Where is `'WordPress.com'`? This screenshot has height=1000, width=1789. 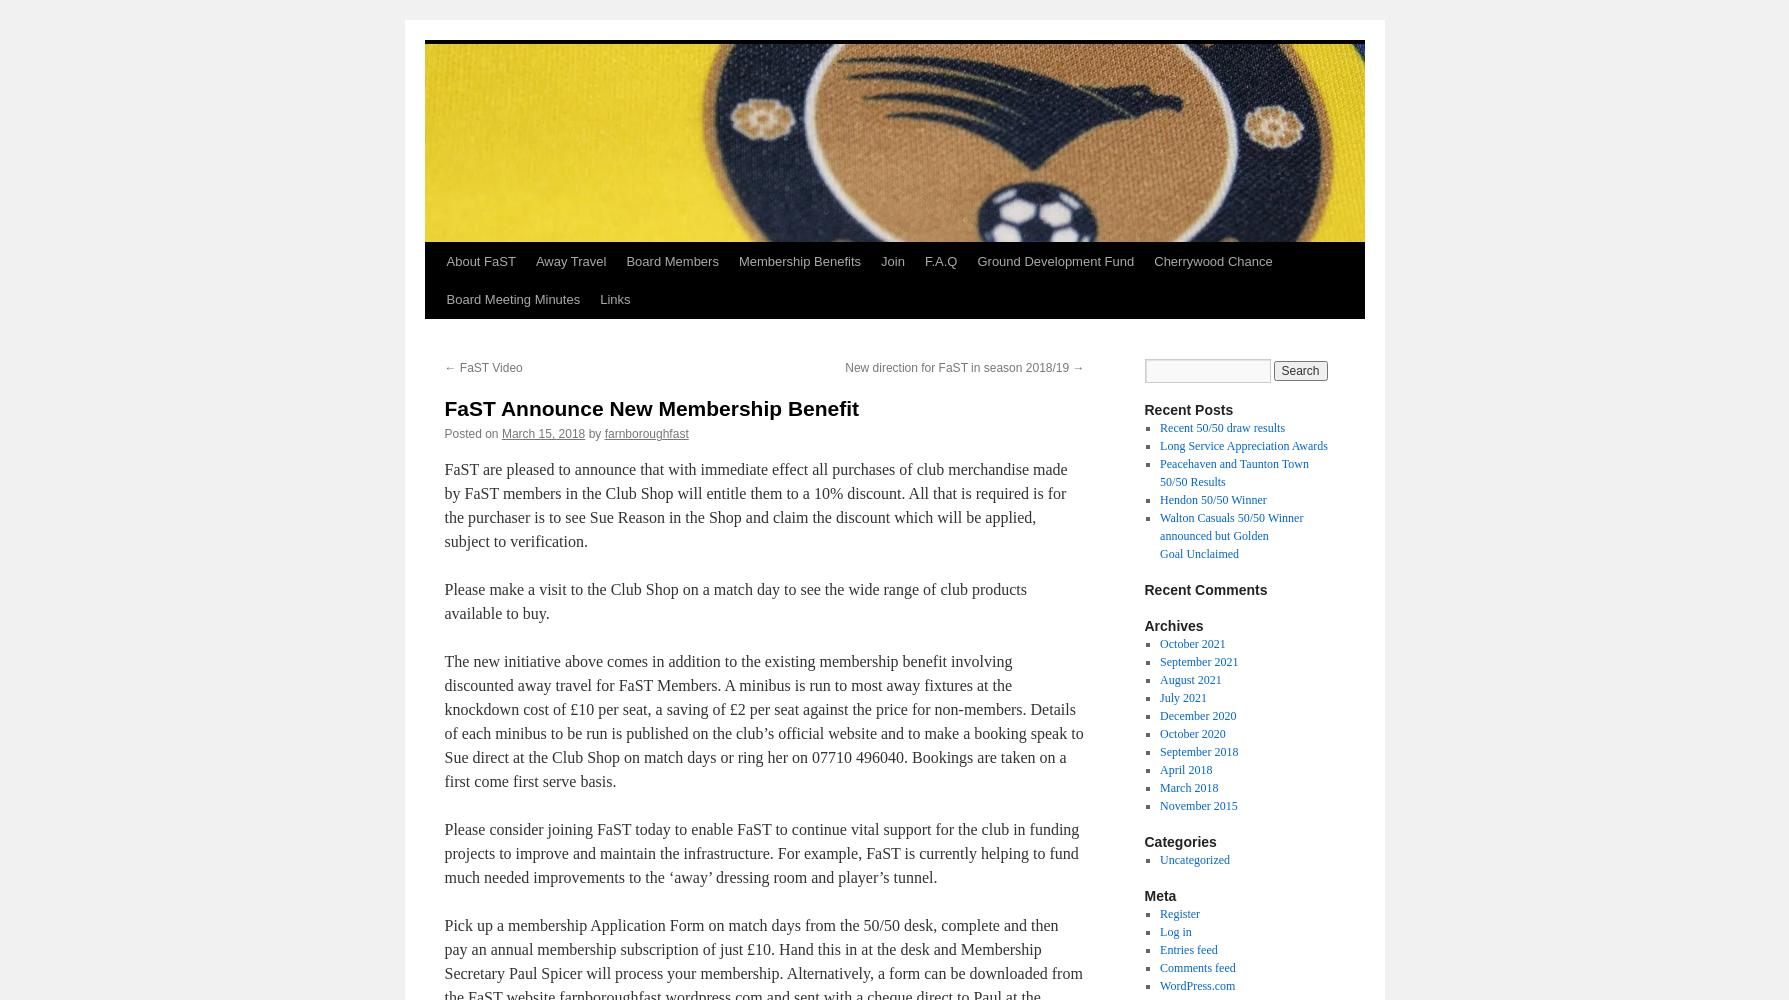
'WordPress.com' is located at coordinates (1197, 985).